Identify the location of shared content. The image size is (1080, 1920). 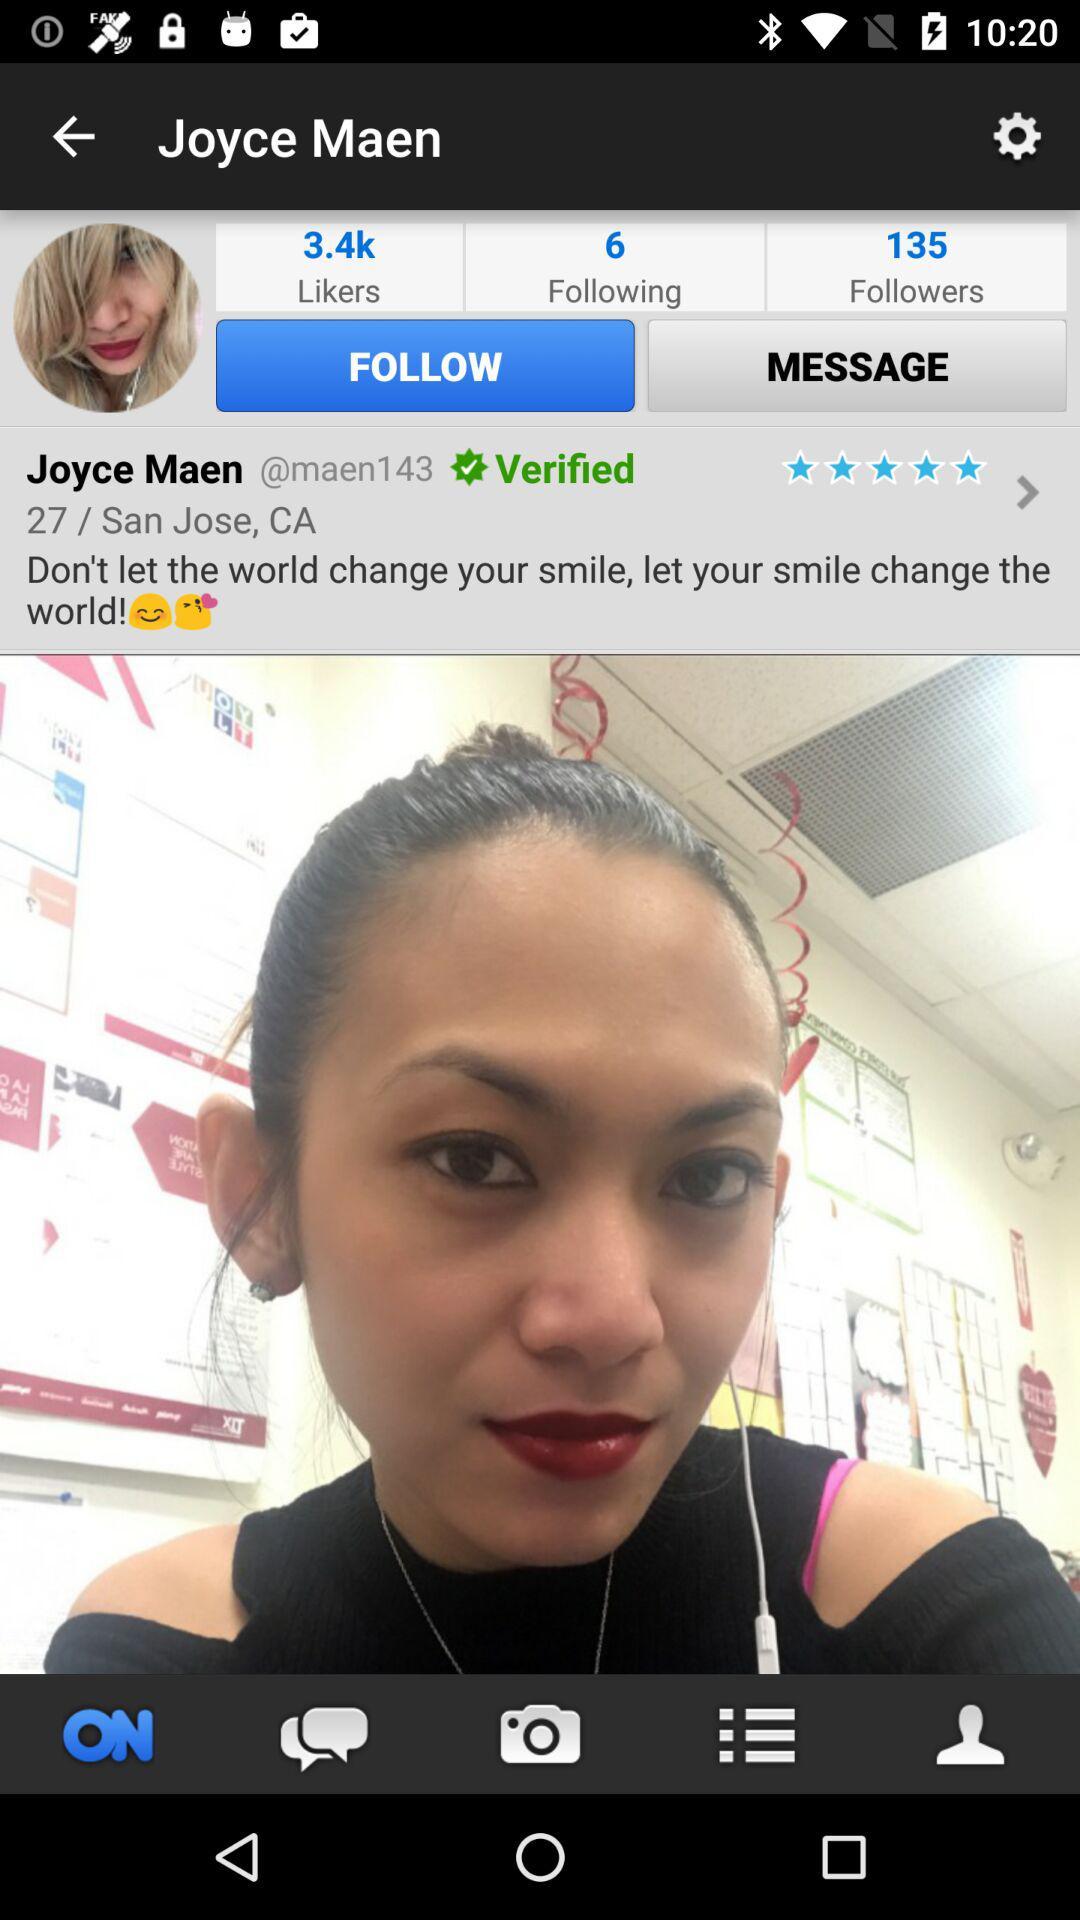
(540, 1163).